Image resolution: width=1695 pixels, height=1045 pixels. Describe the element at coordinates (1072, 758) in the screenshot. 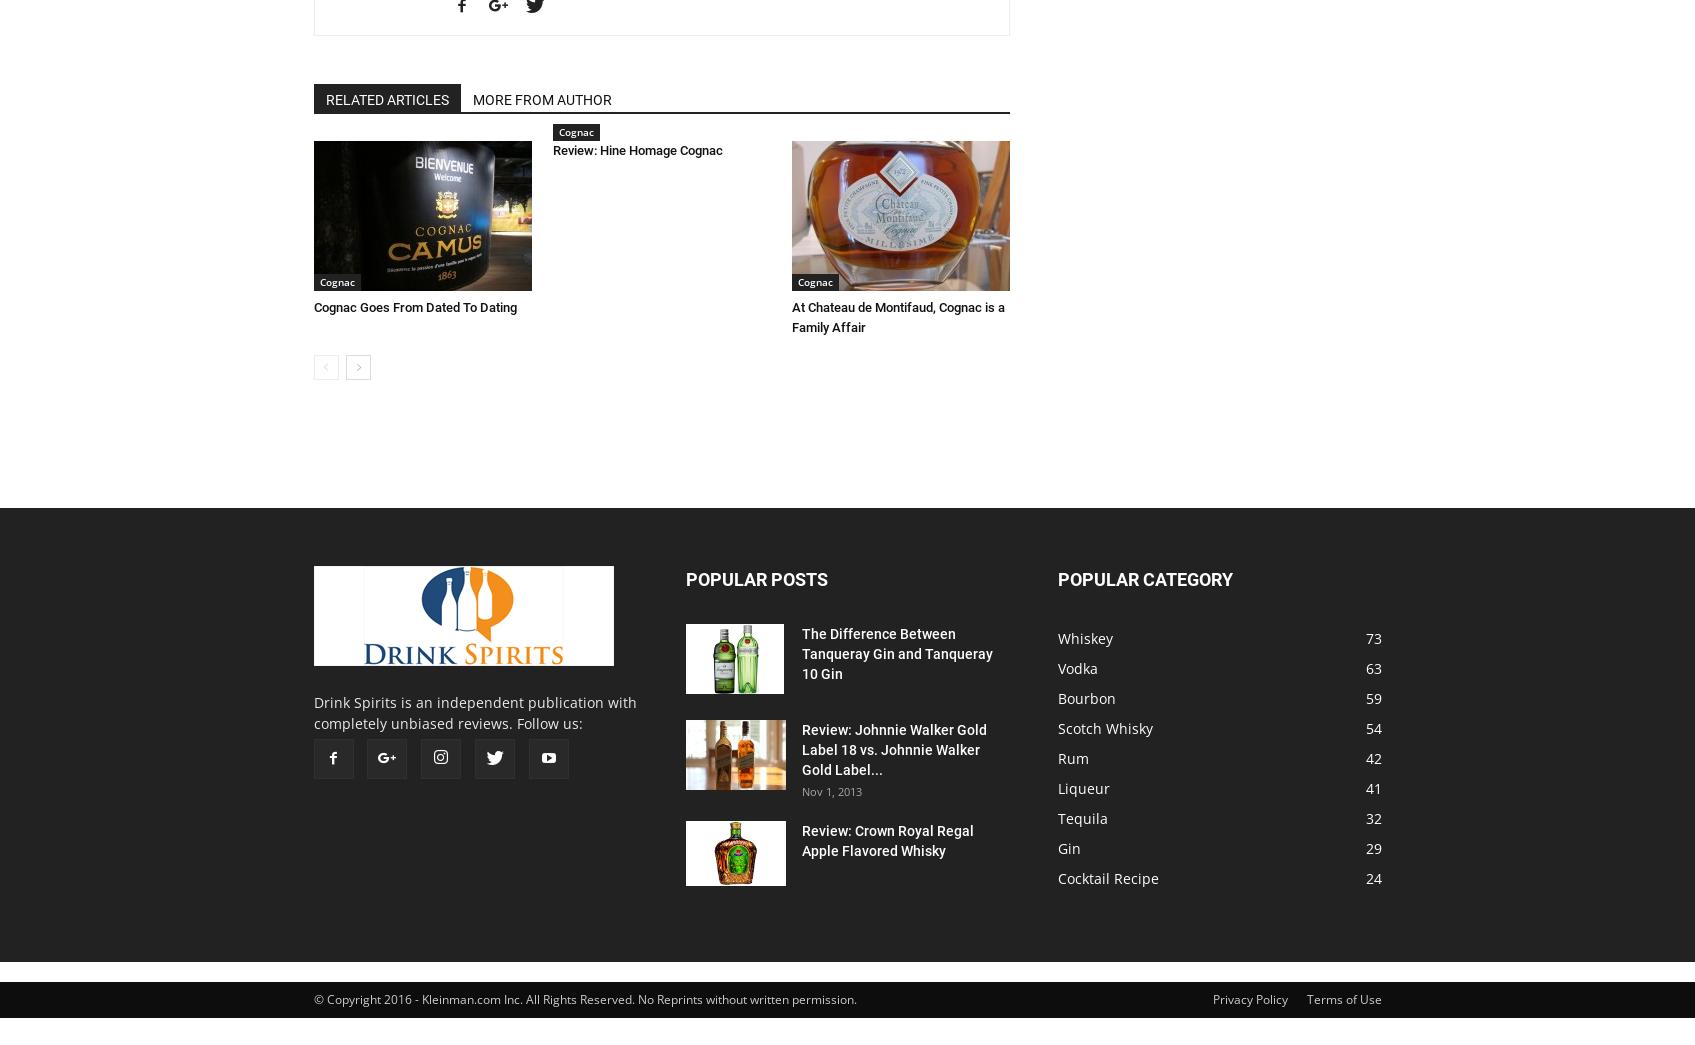

I see `'Rum'` at that location.